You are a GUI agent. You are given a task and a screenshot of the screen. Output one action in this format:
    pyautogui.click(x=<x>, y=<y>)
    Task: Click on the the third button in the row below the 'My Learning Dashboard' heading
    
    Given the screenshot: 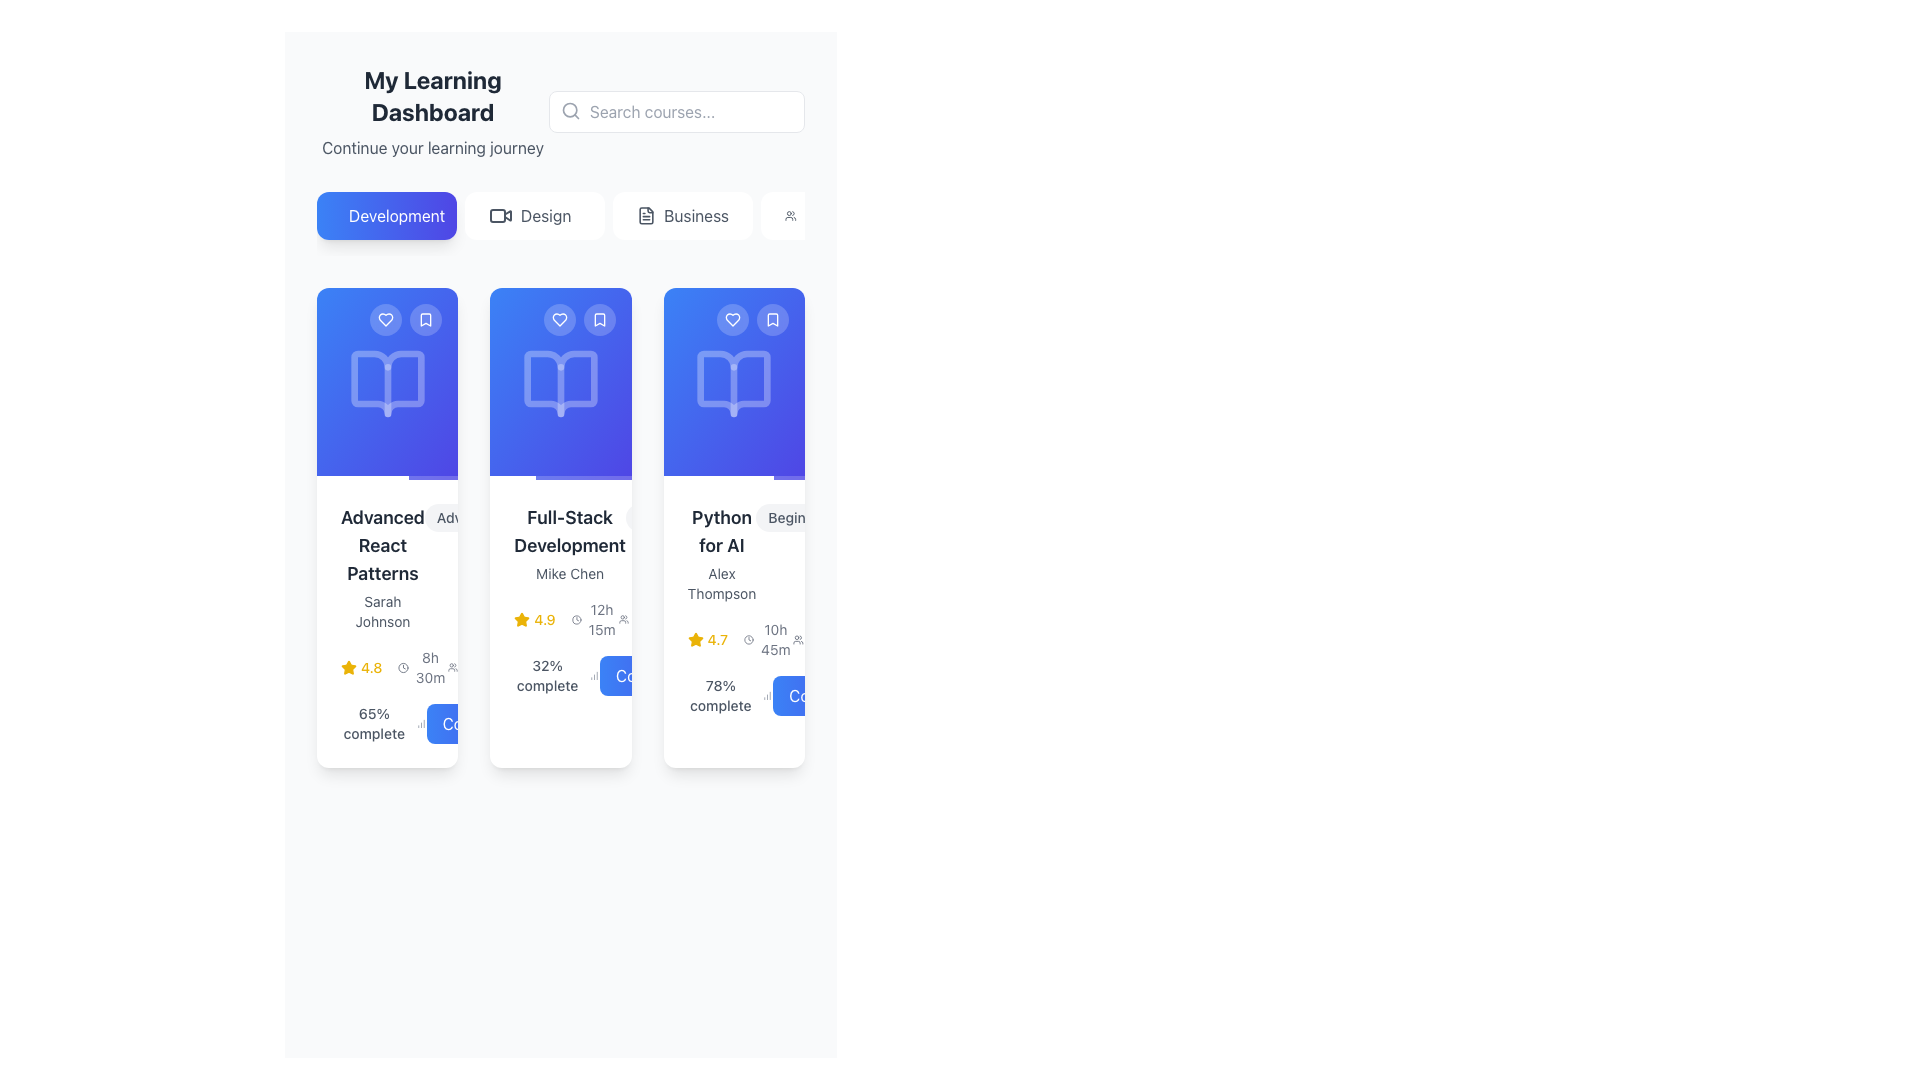 What is the action you would take?
    pyautogui.click(x=682, y=216)
    